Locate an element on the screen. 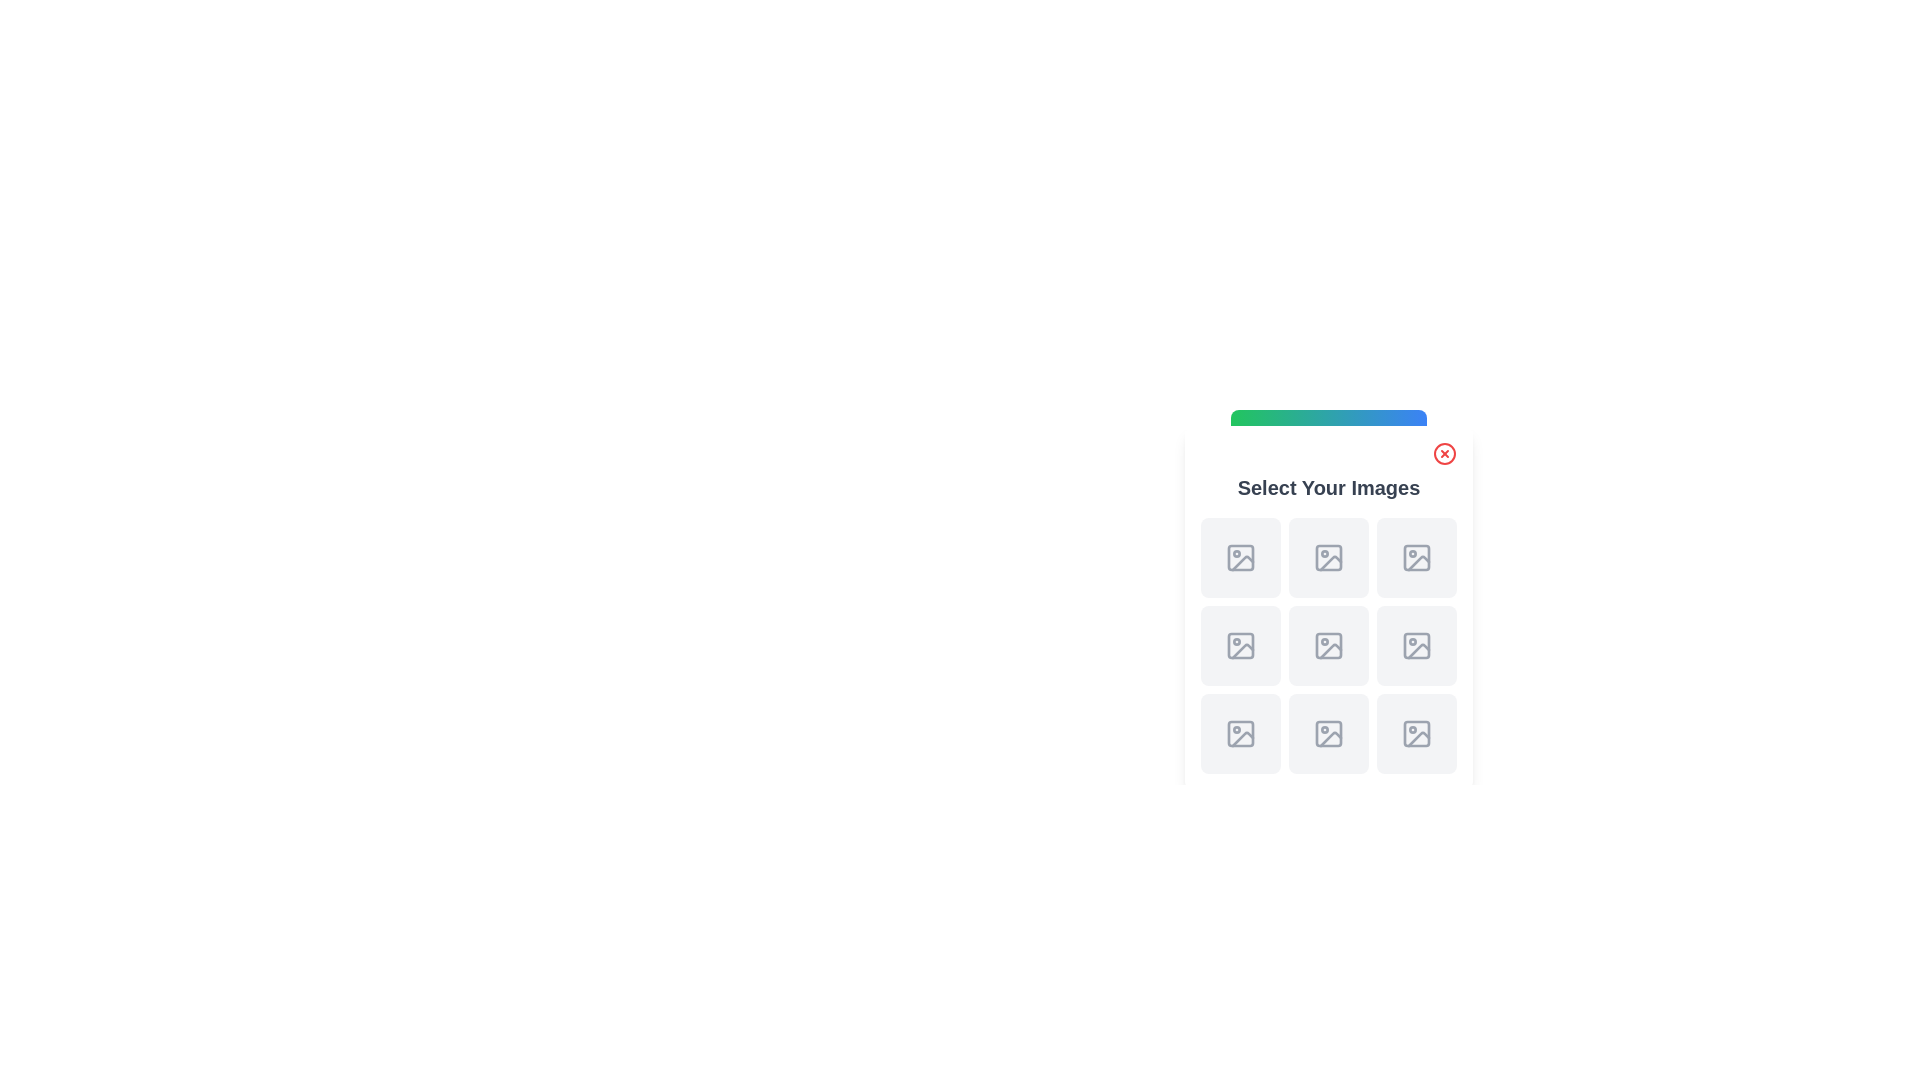 The height and width of the screenshot is (1080, 1920). the light gray rectangle with rounded corners that is part of the photo symbol icon in the 'Select Your Images' section, located in the top-left corner of the grid layout is located at coordinates (1240, 558).